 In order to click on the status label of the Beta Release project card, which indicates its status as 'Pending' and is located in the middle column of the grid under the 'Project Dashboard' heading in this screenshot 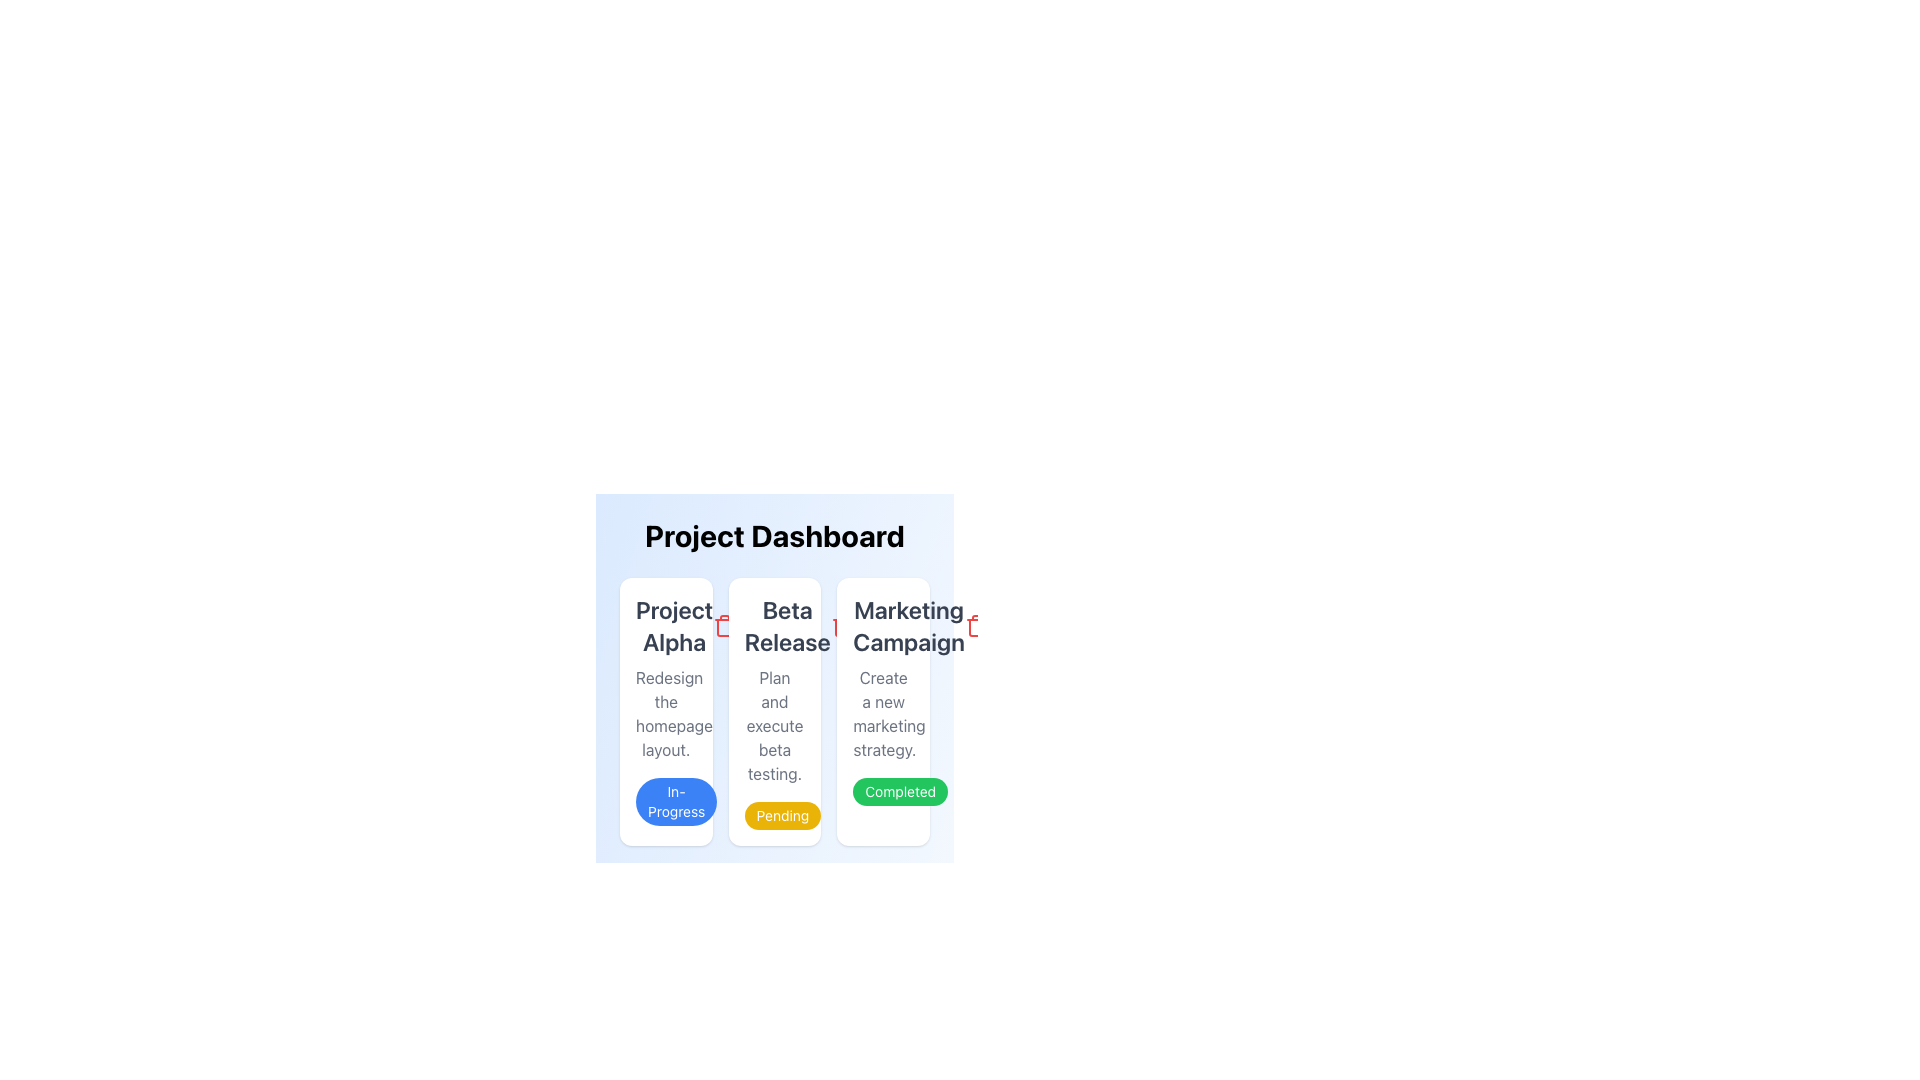, I will do `click(773, 711)`.